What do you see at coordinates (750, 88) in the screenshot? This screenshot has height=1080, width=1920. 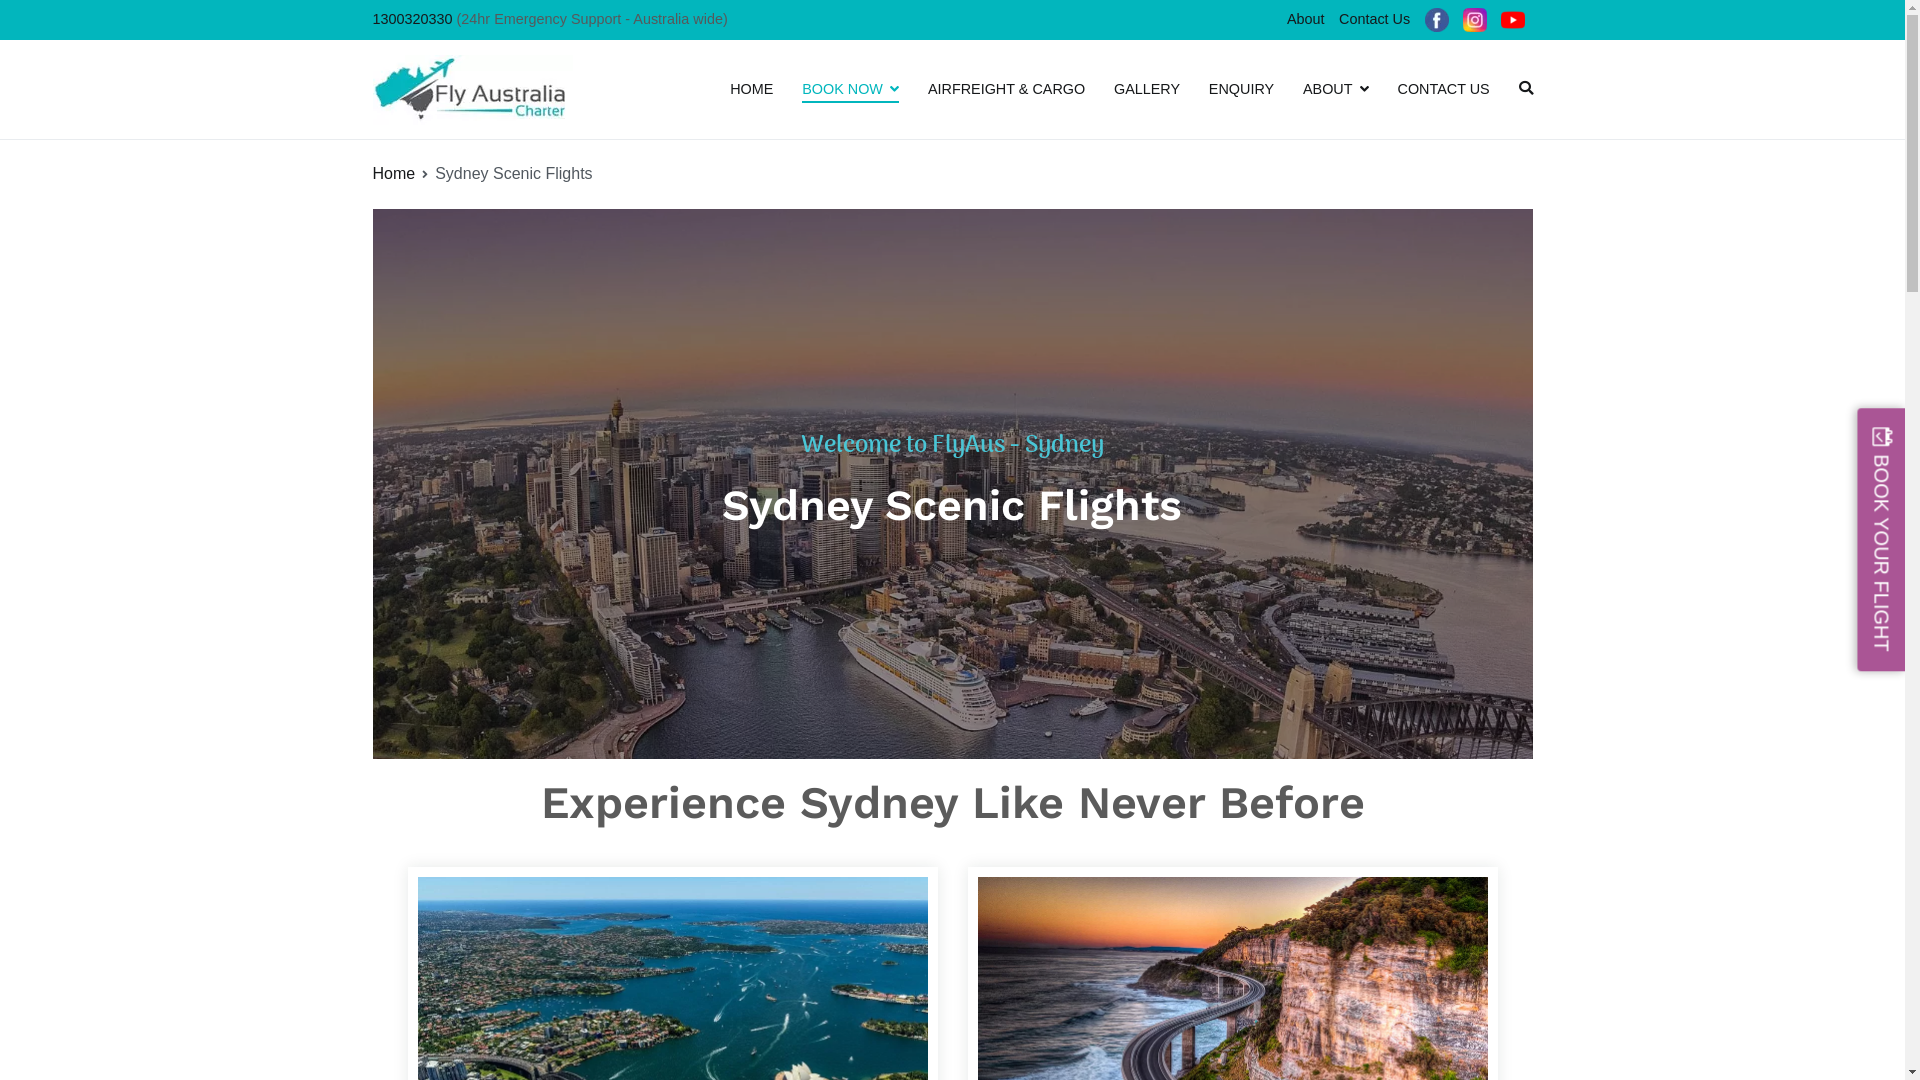 I see `'HOME'` at bounding box center [750, 88].